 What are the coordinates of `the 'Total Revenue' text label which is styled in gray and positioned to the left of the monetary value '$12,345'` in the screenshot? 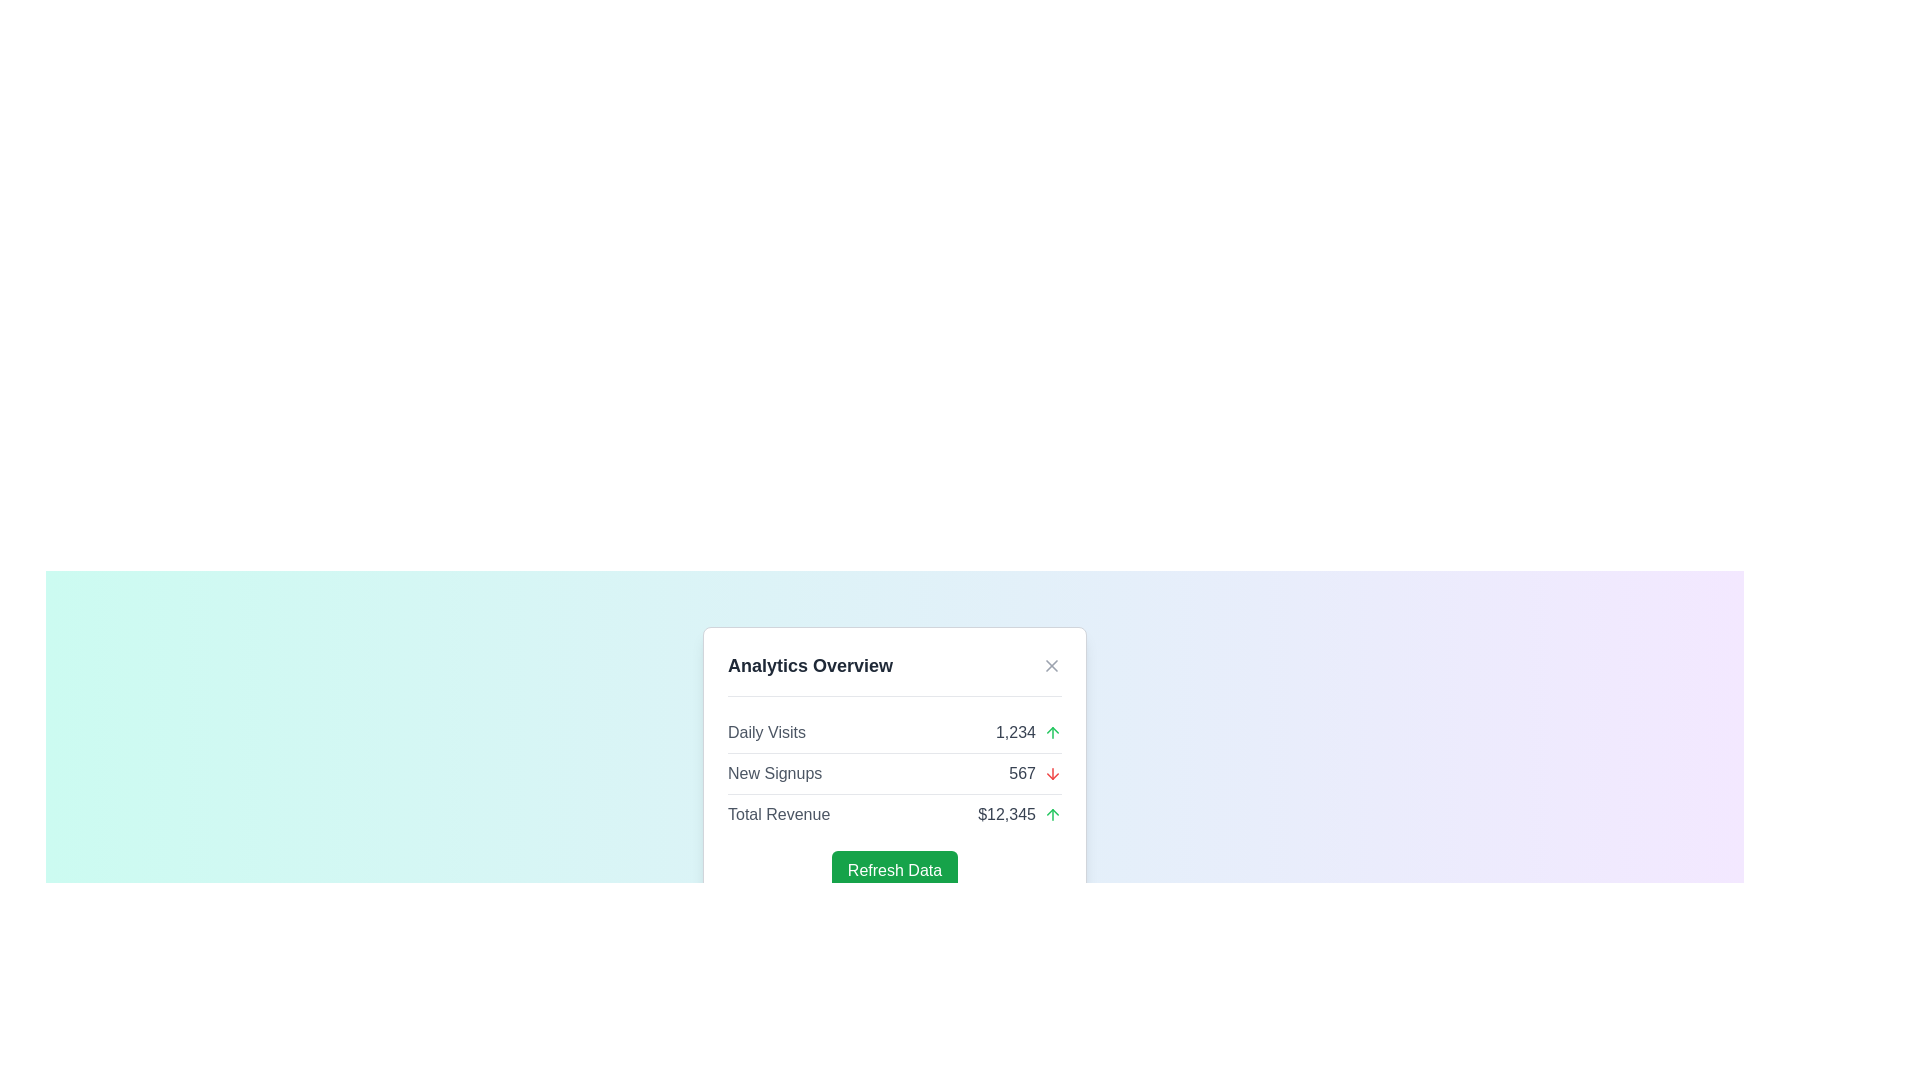 It's located at (778, 814).